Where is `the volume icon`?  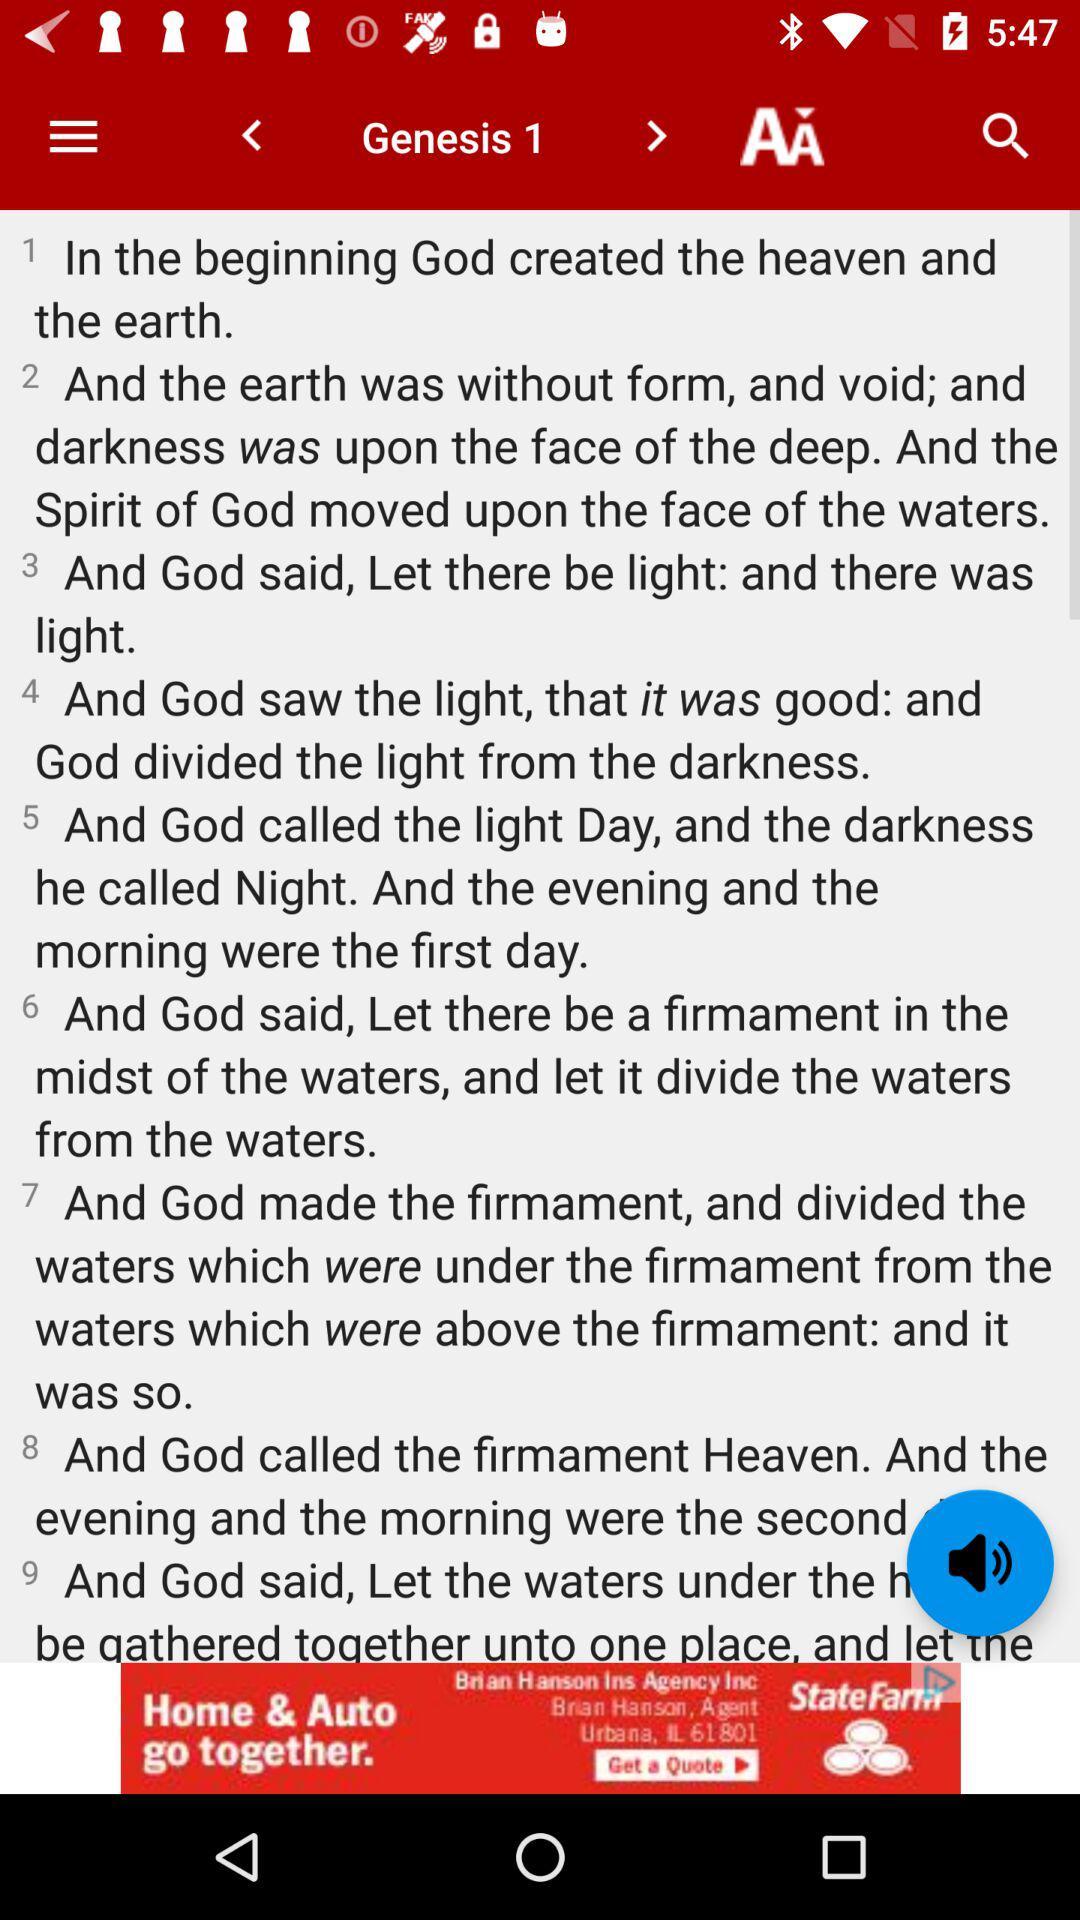 the volume icon is located at coordinates (979, 1562).